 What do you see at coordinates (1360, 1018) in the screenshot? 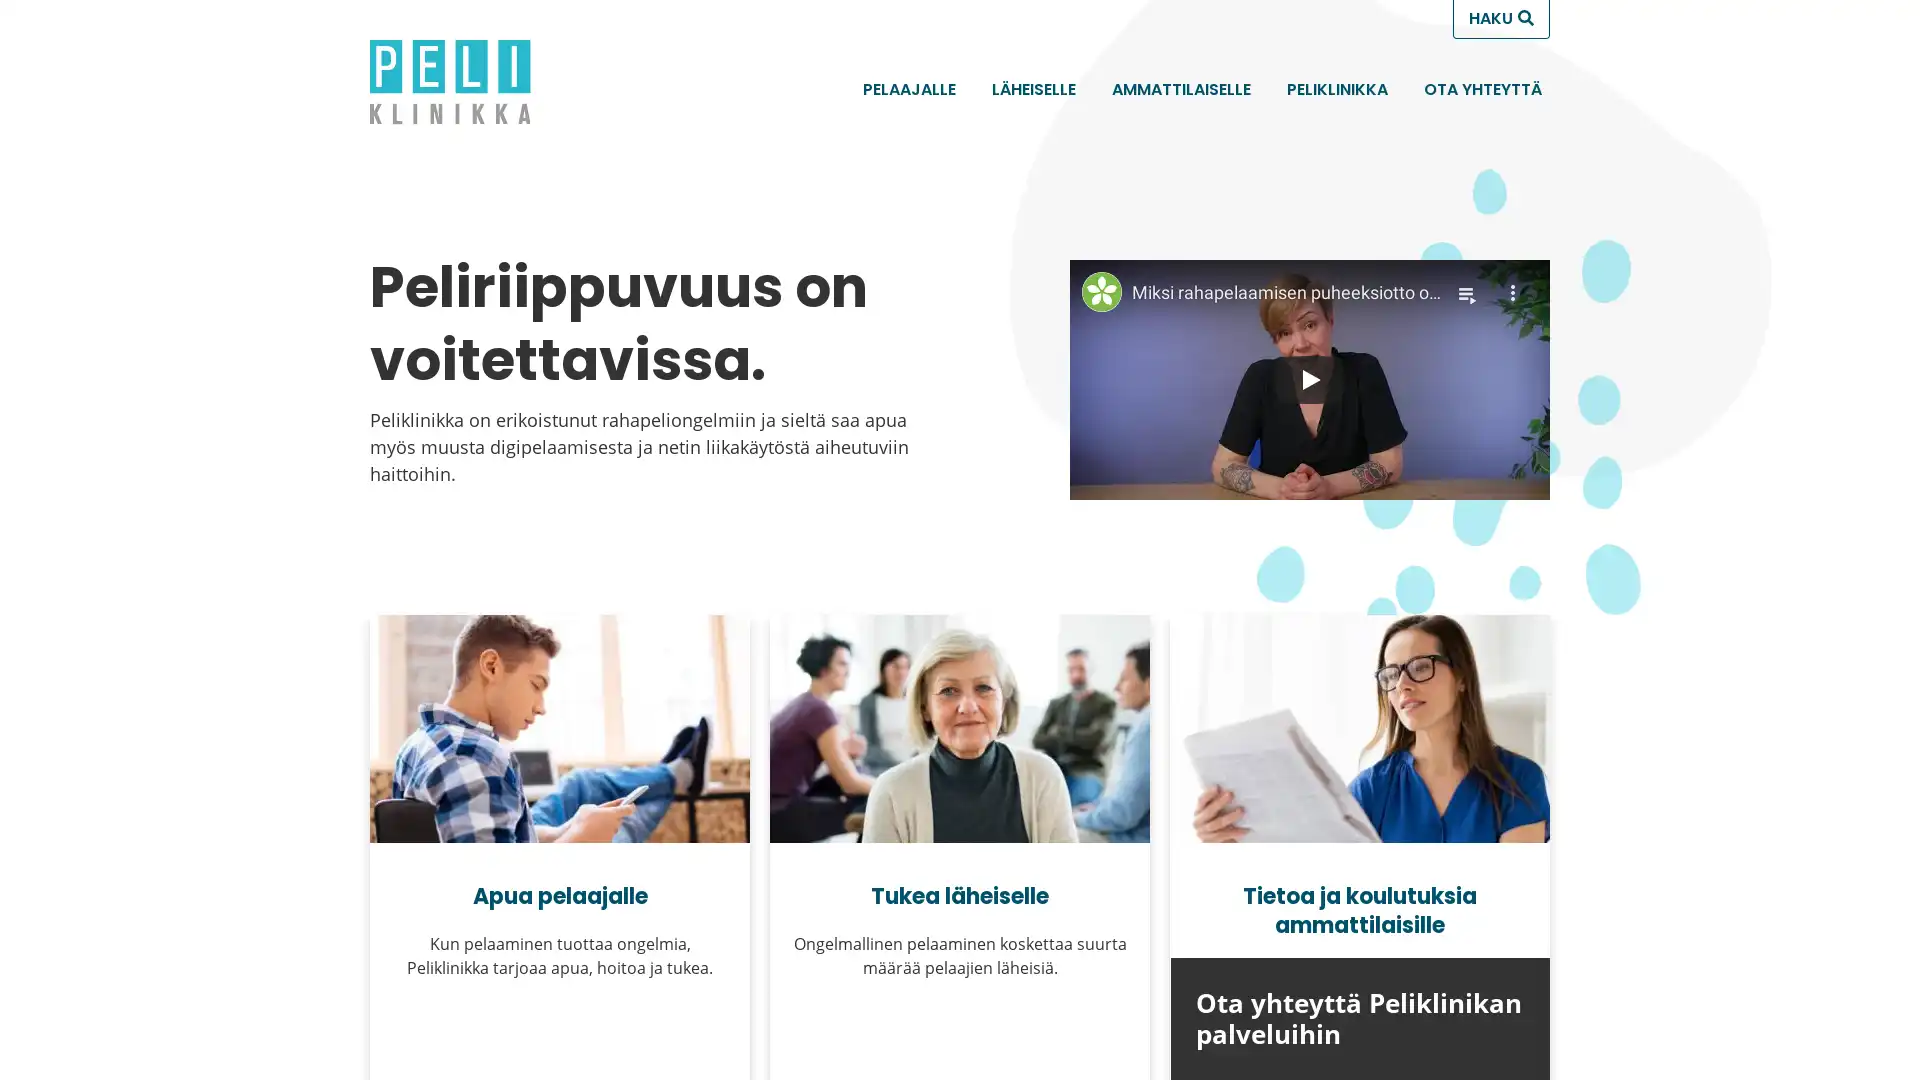
I see `Ota yhteytta Peliklinikan palveluihin` at bounding box center [1360, 1018].